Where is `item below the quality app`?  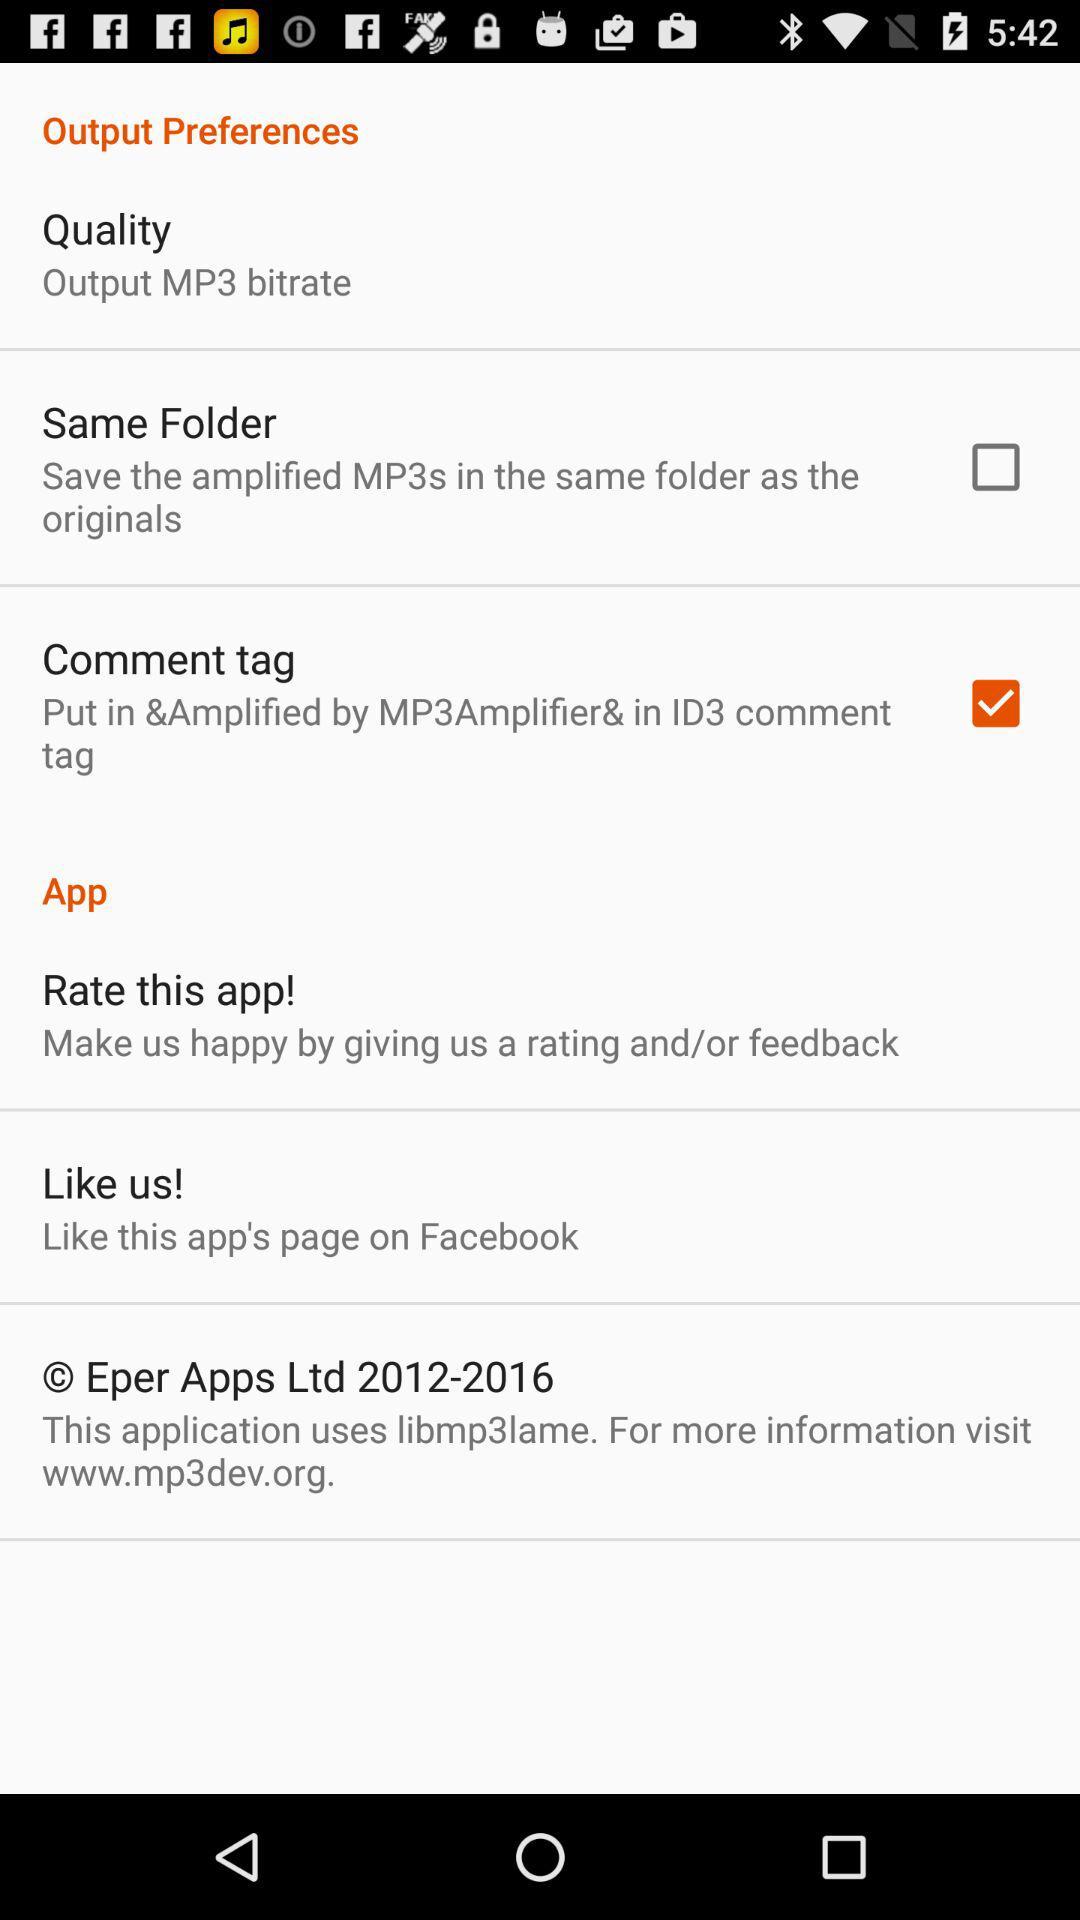
item below the quality app is located at coordinates (196, 280).